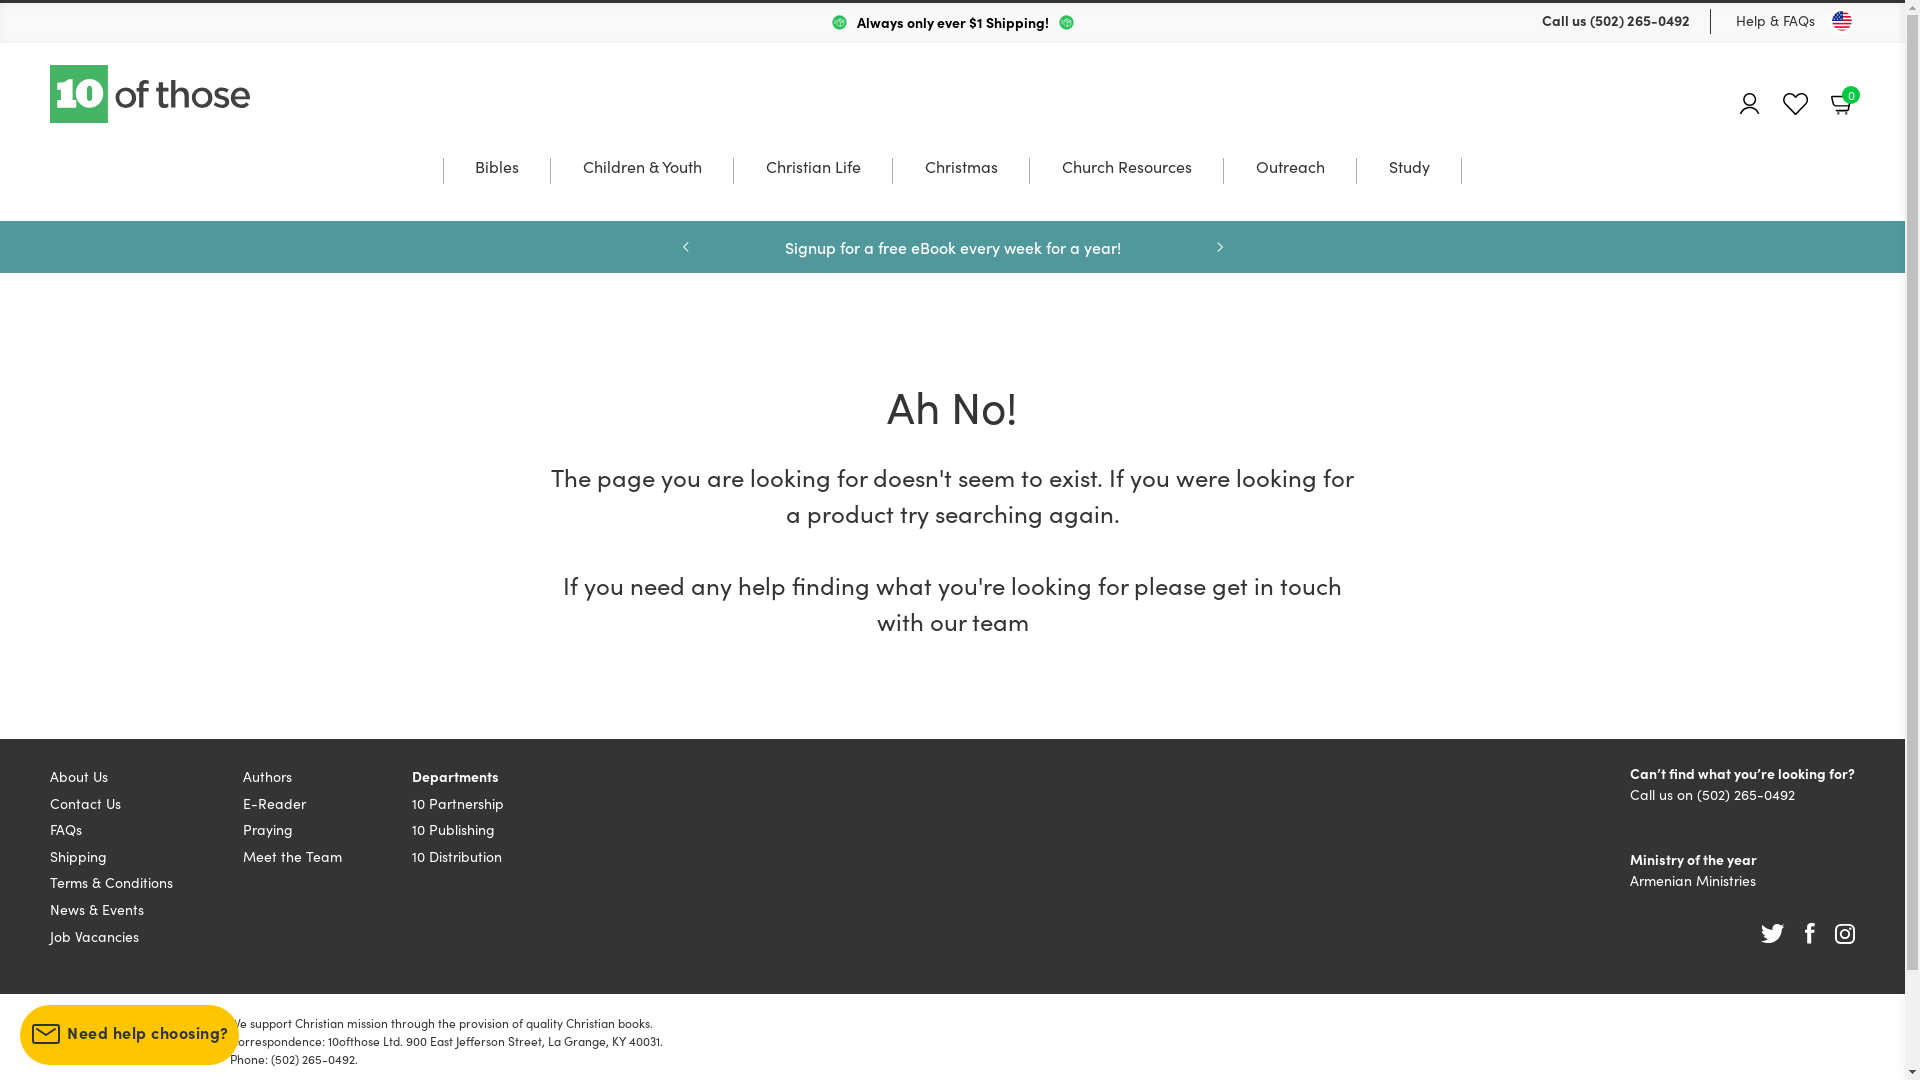  Describe the element at coordinates (685, 245) in the screenshot. I see `'Previous'` at that location.